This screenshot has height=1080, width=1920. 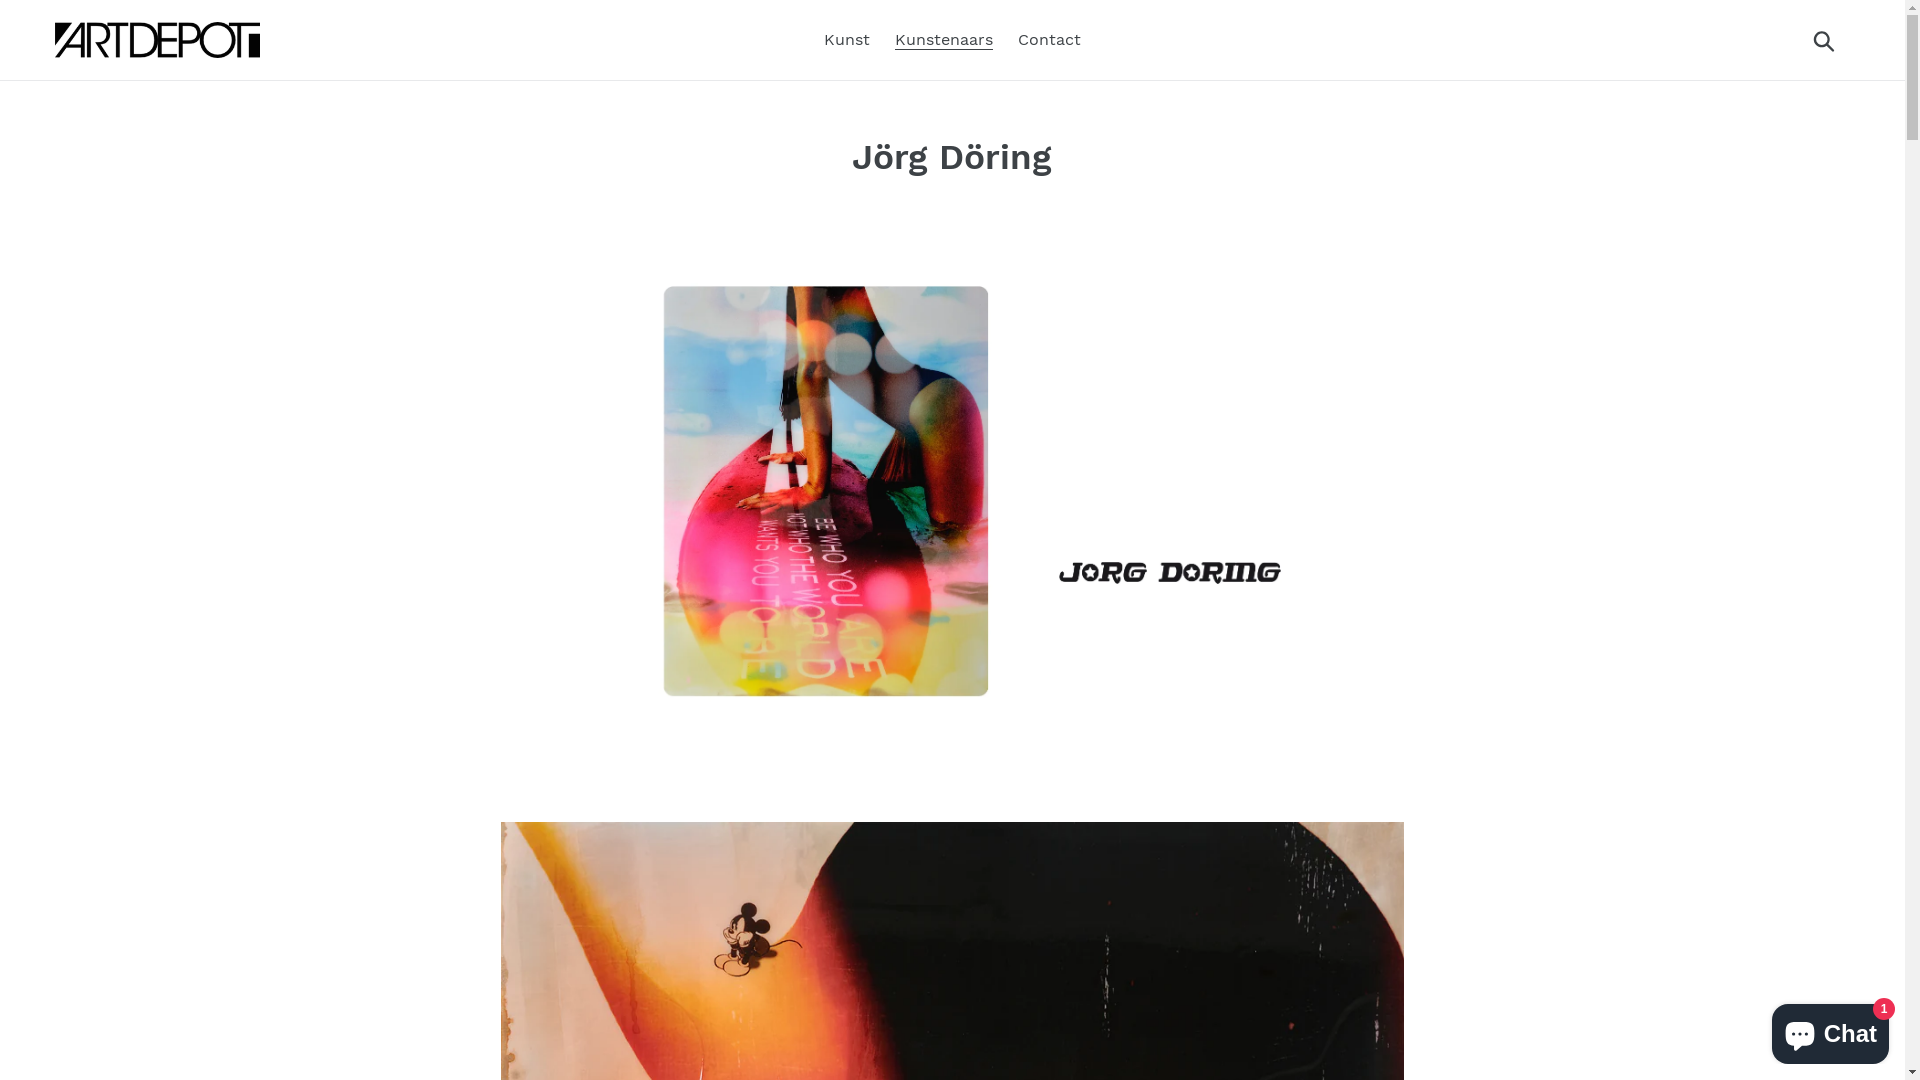 What do you see at coordinates (814, 39) in the screenshot?
I see `'Kunst'` at bounding box center [814, 39].